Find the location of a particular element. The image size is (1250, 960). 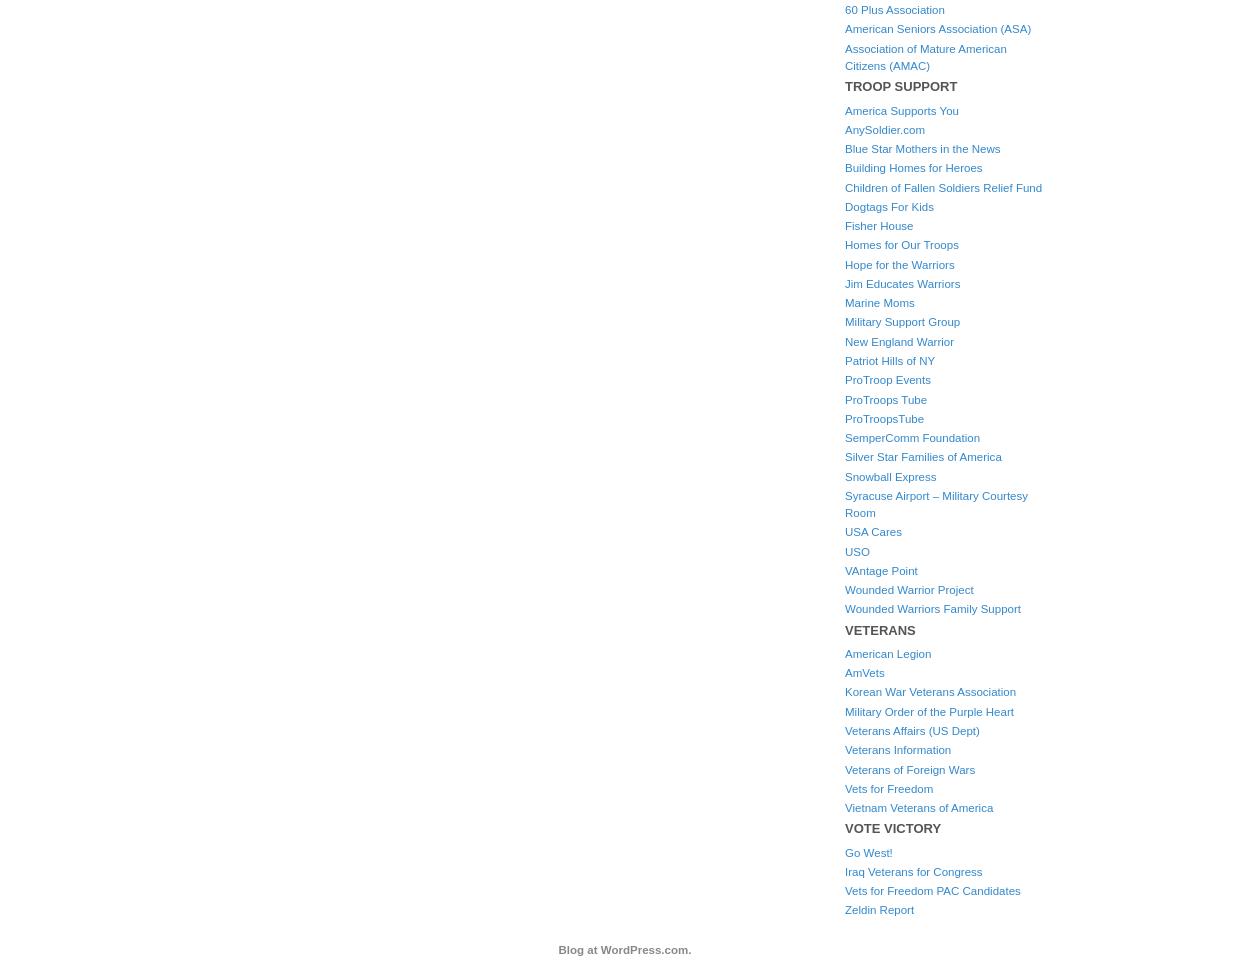

'Patriot Hills of NY' is located at coordinates (890, 360).